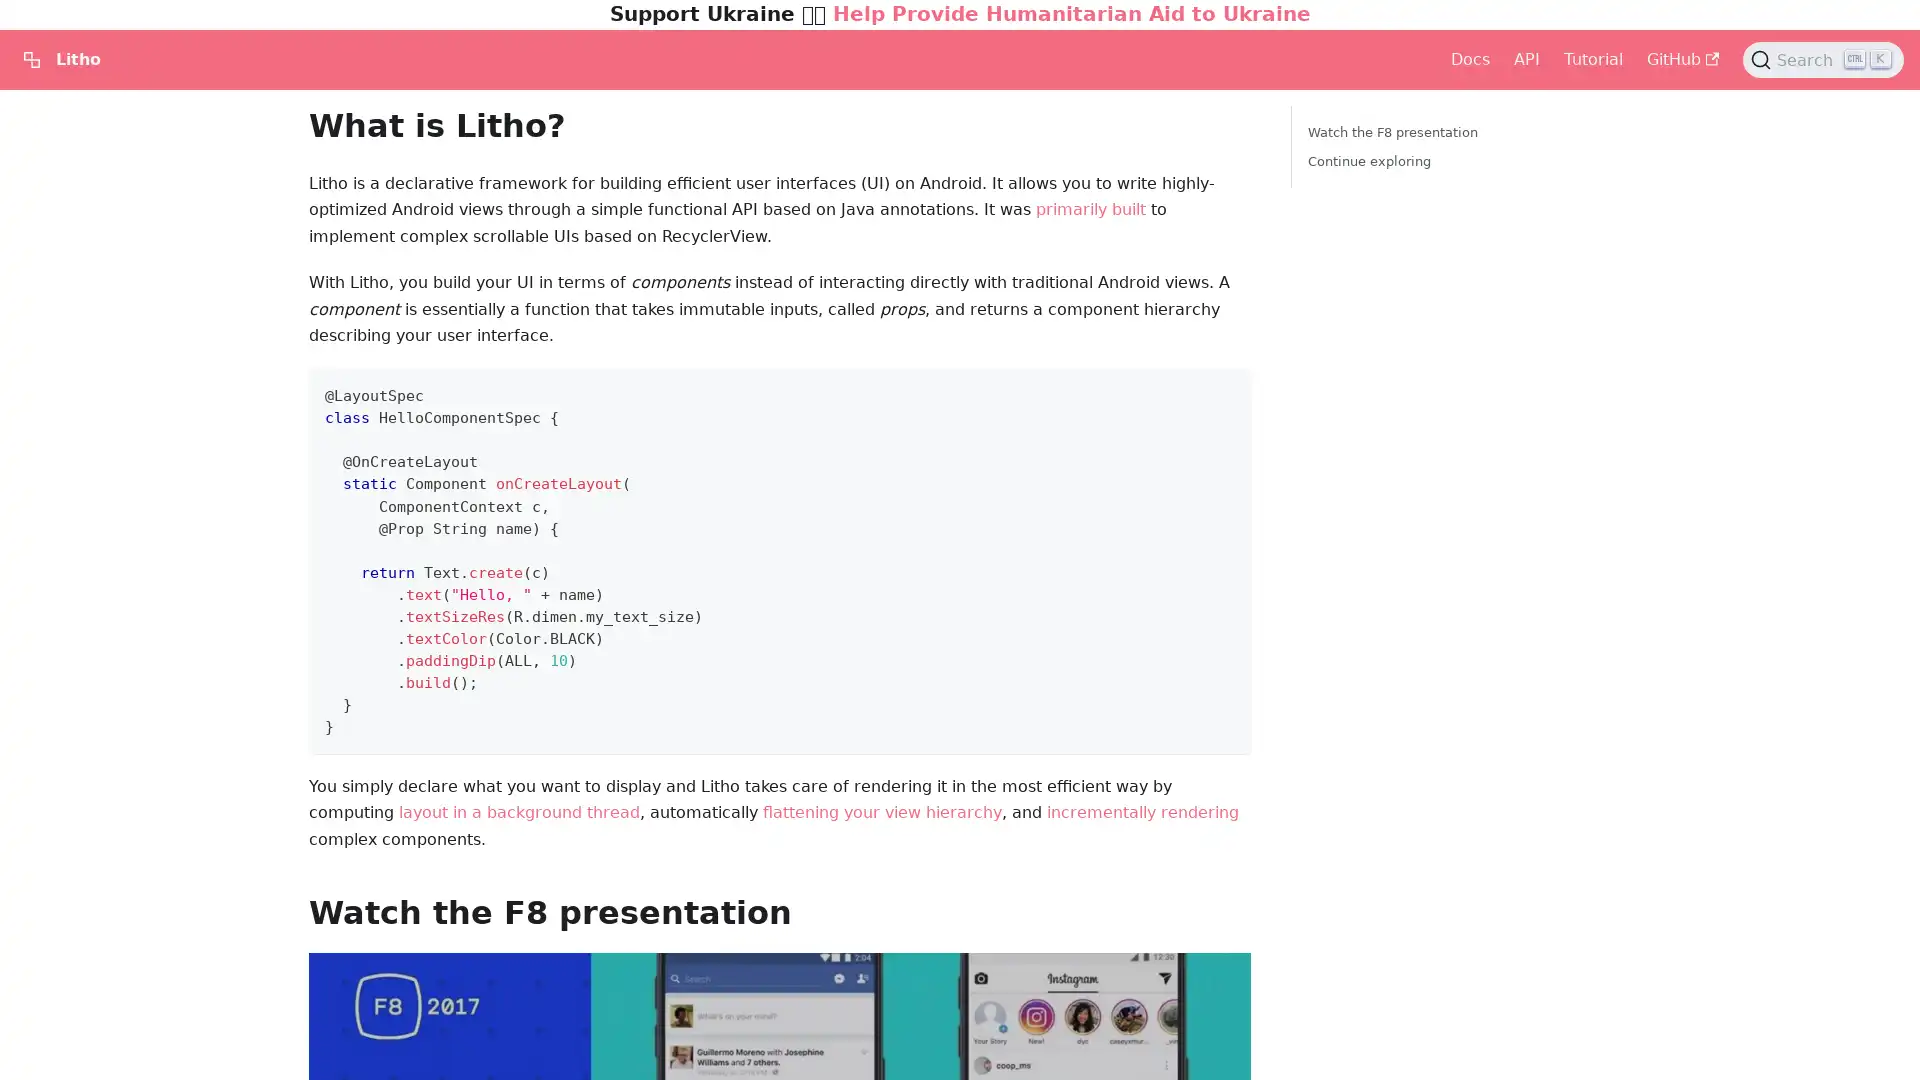 Image resolution: width=1920 pixels, height=1080 pixels. What do you see at coordinates (1823, 59) in the screenshot?
I see `Search` at bounding box center [1823, 59].